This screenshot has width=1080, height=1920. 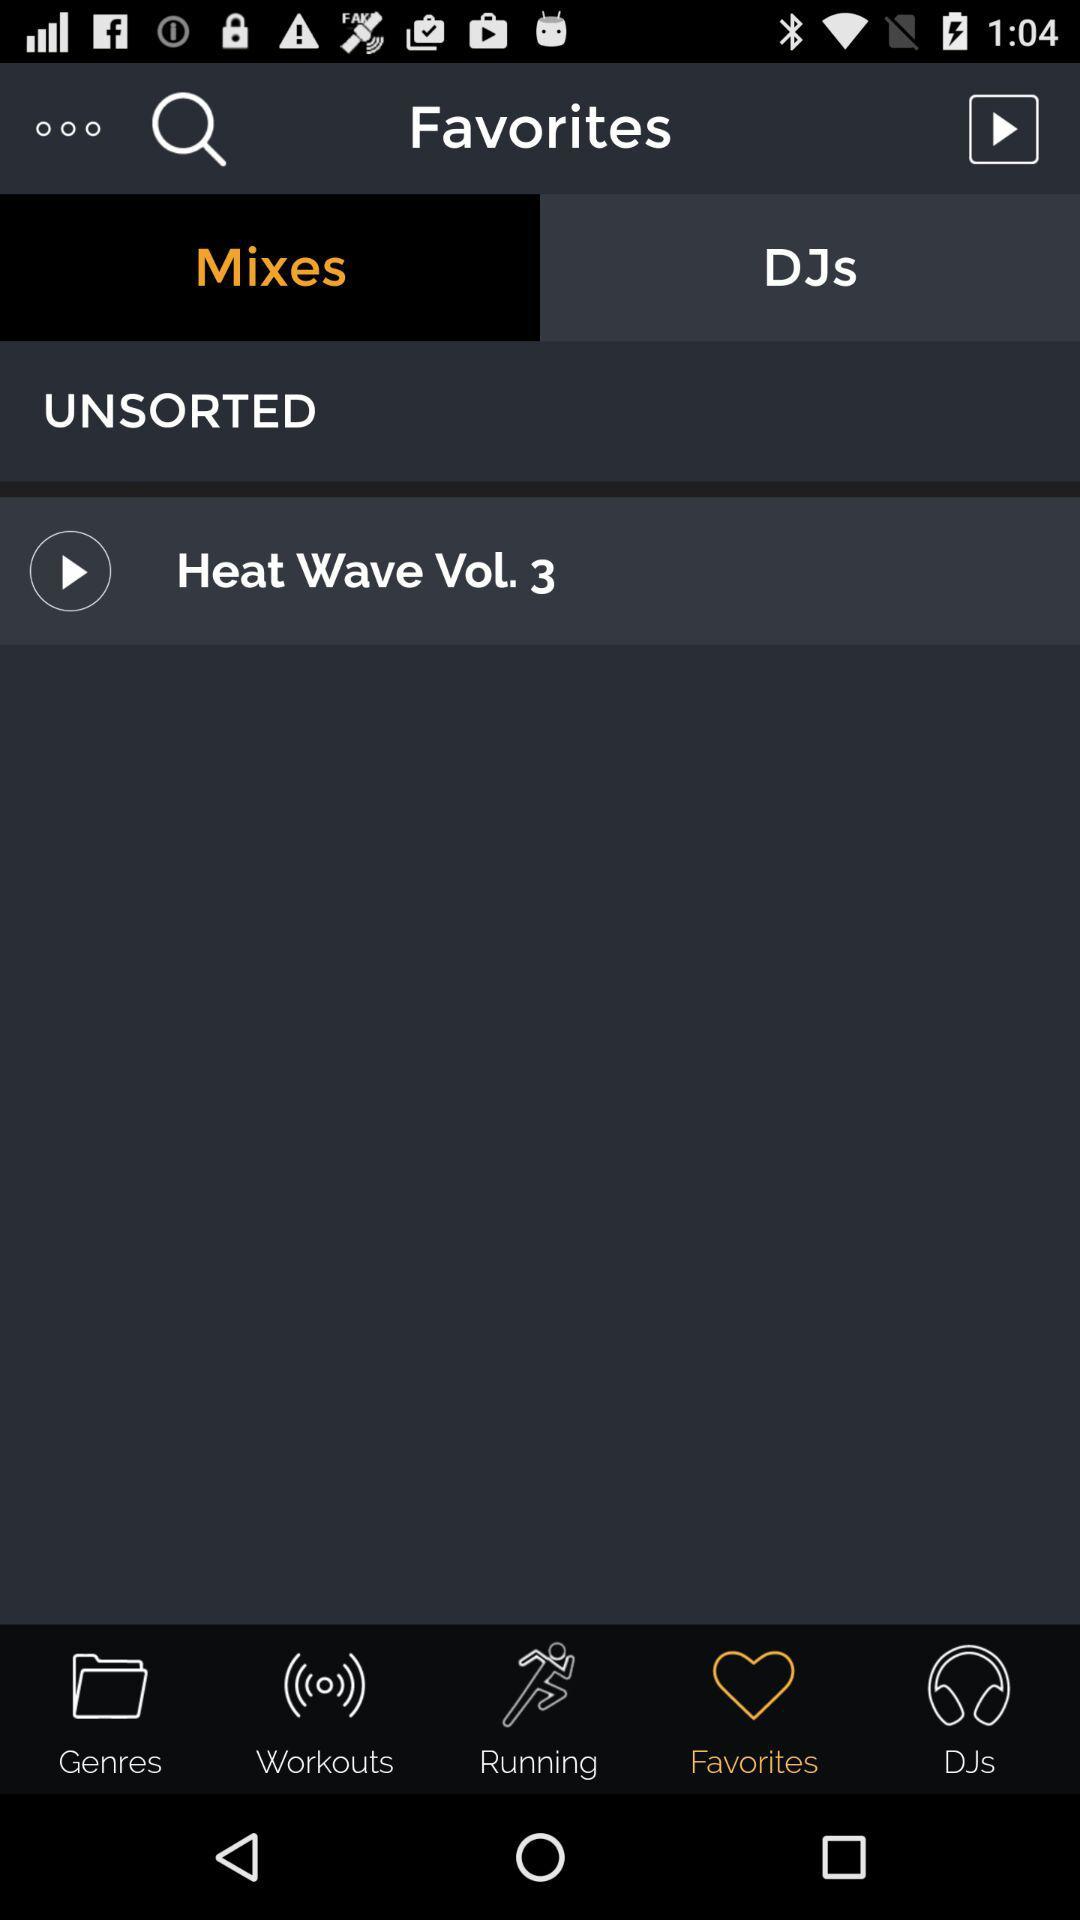 I want to click on the unsorted, so click(x=540, y=410).